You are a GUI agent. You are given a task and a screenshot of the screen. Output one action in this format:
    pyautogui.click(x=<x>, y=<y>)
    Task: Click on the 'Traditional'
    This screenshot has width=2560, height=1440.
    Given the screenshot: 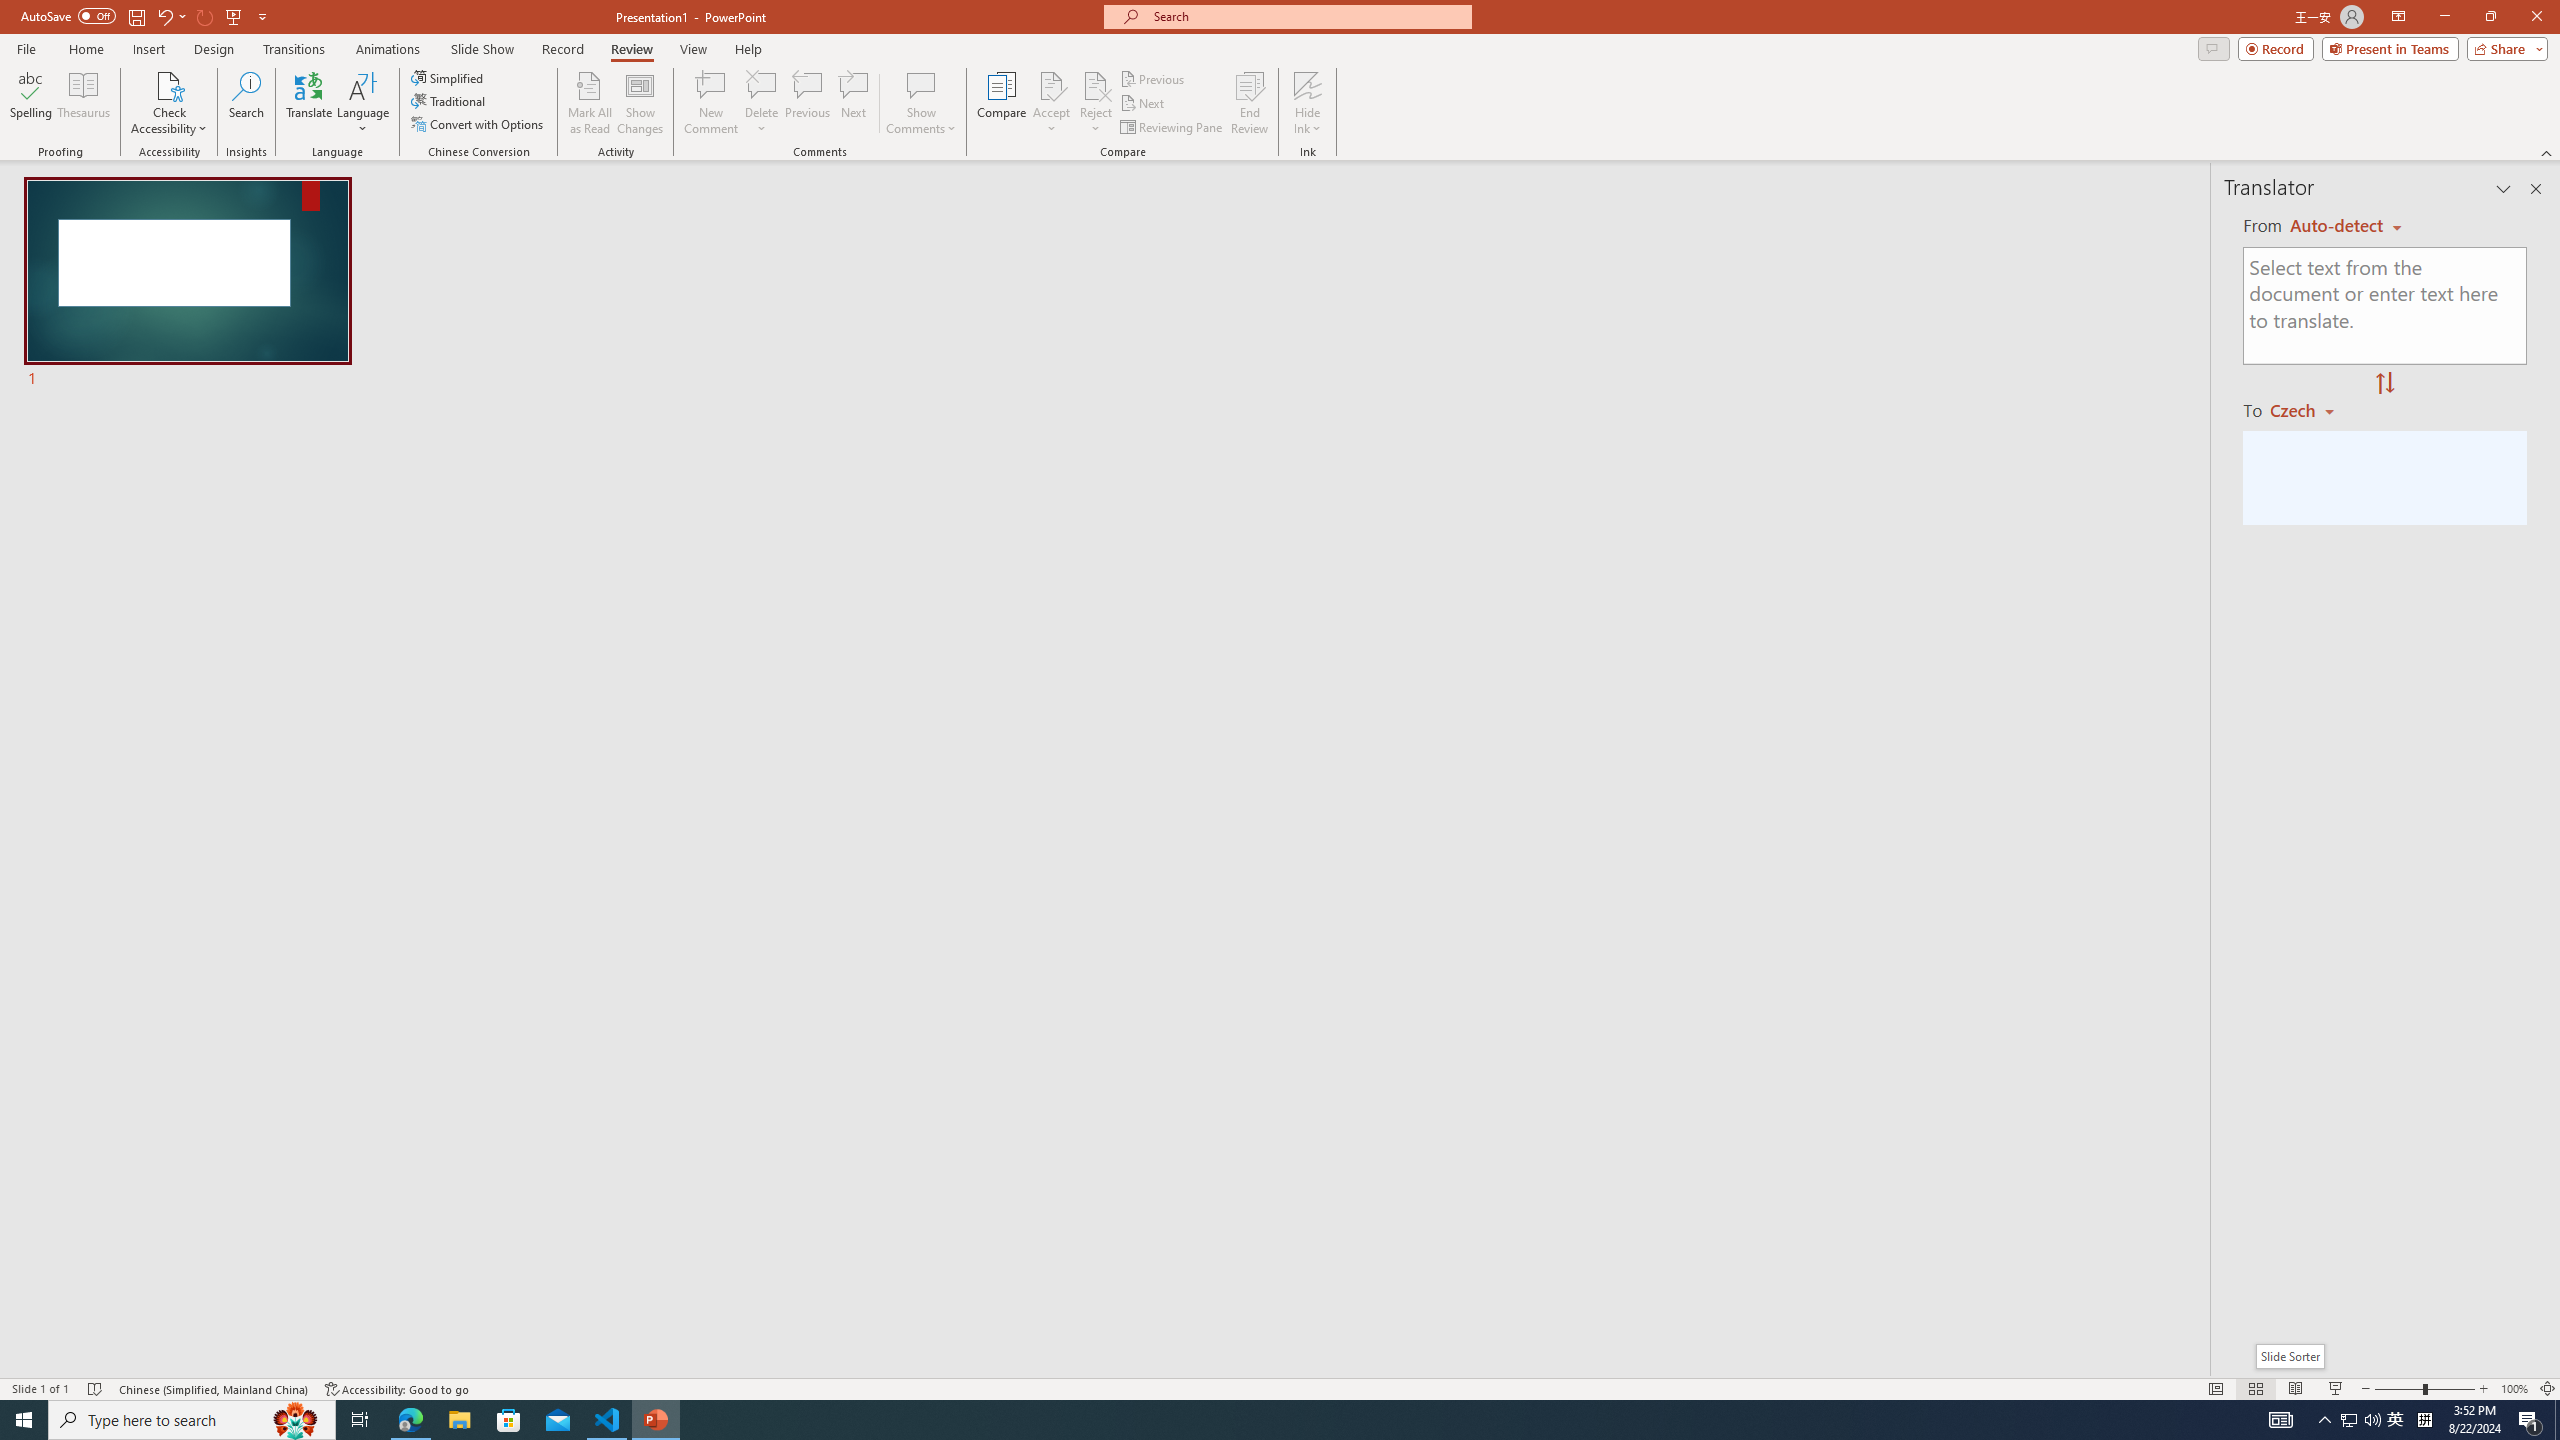 What is the action you would take?
    pyautogui.click(x=448, y=99)
    